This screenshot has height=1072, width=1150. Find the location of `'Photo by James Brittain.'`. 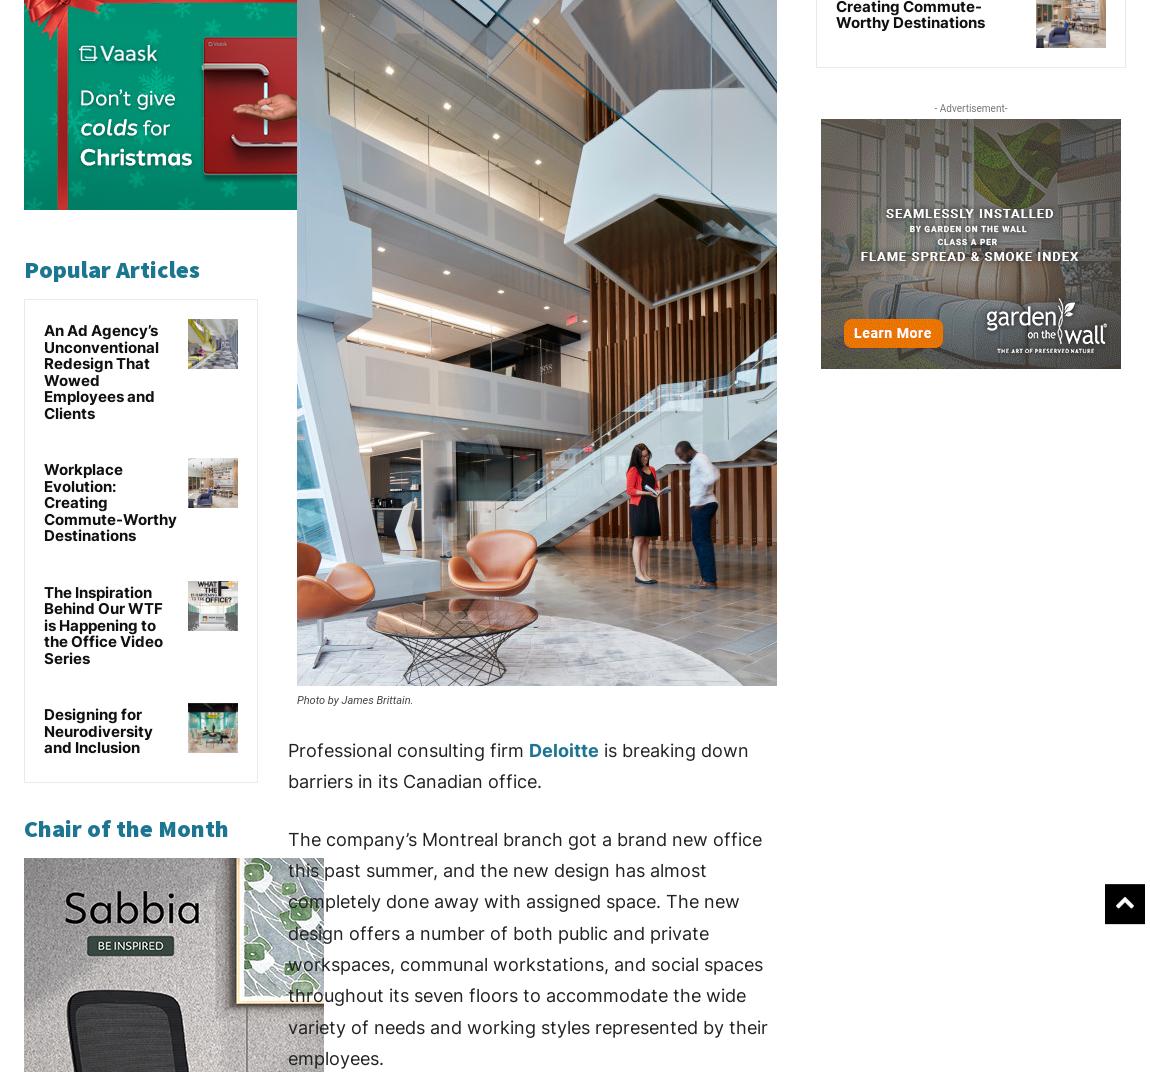

'Photo by James Brittain.' is located at coordinates (354, 699).